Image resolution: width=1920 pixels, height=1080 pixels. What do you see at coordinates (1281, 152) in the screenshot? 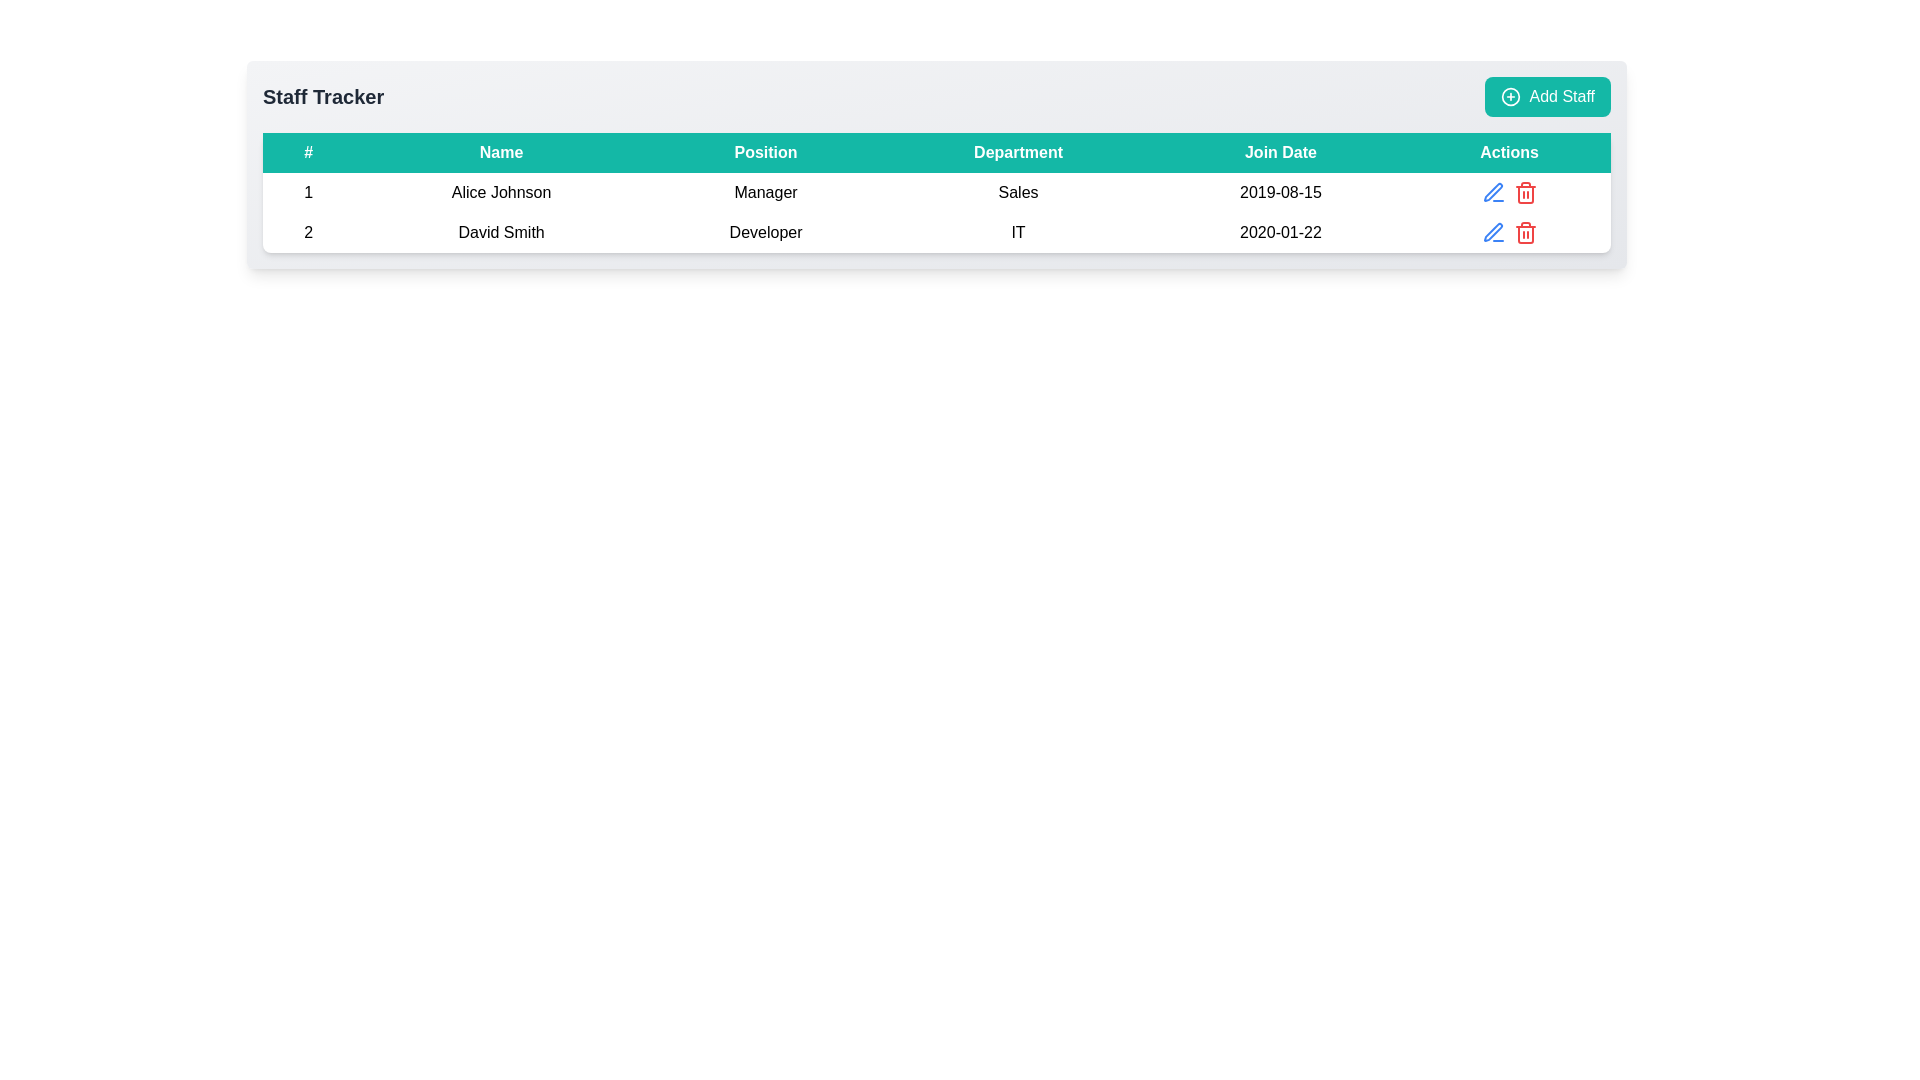
I see `the Table Header Cell displaying 'Join Date', which is the fifth column header in the table, centrally aligned within its cell` at bounding box center [1281, 152].